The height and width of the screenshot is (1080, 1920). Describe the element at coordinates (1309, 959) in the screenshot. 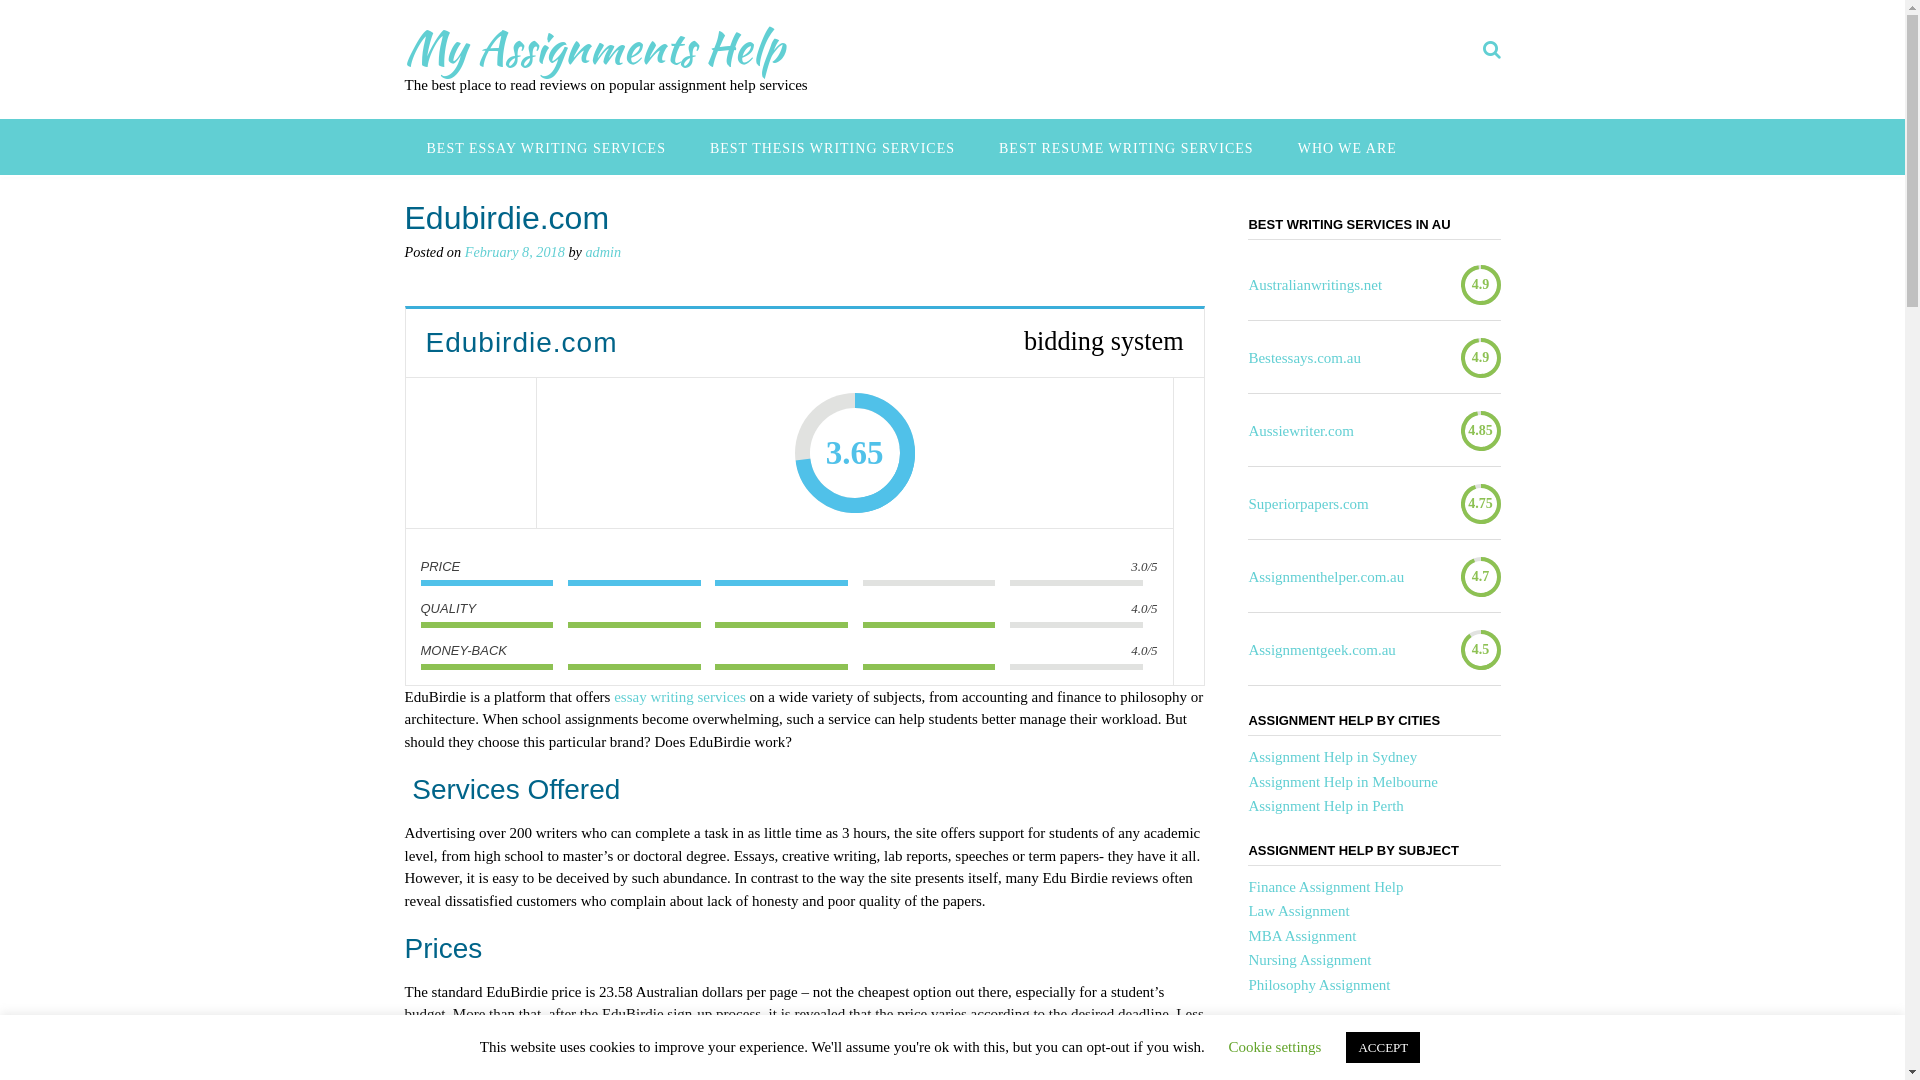

I see `'Nursing Assignment'` at that location.